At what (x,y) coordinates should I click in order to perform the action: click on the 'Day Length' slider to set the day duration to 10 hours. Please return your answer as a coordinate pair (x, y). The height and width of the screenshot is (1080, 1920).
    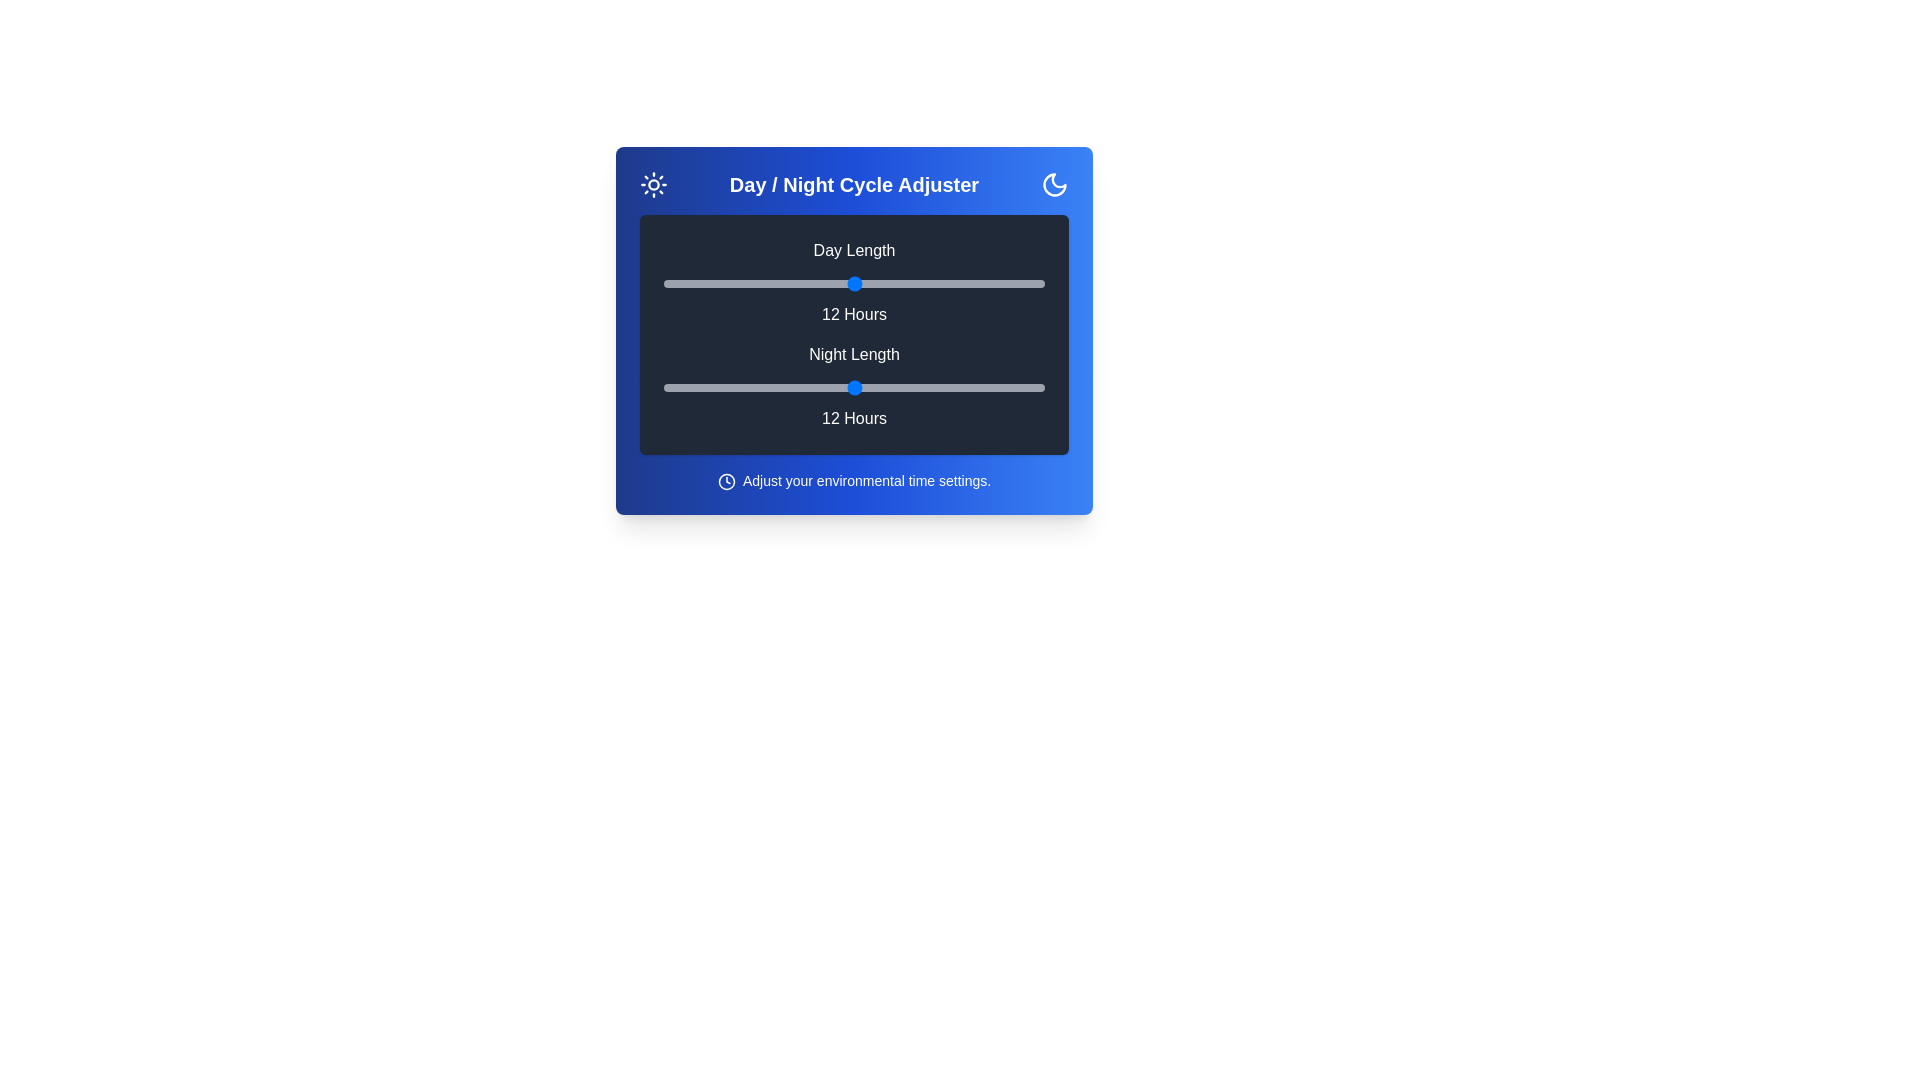
    Looking at the image, I should click on (790, 284).